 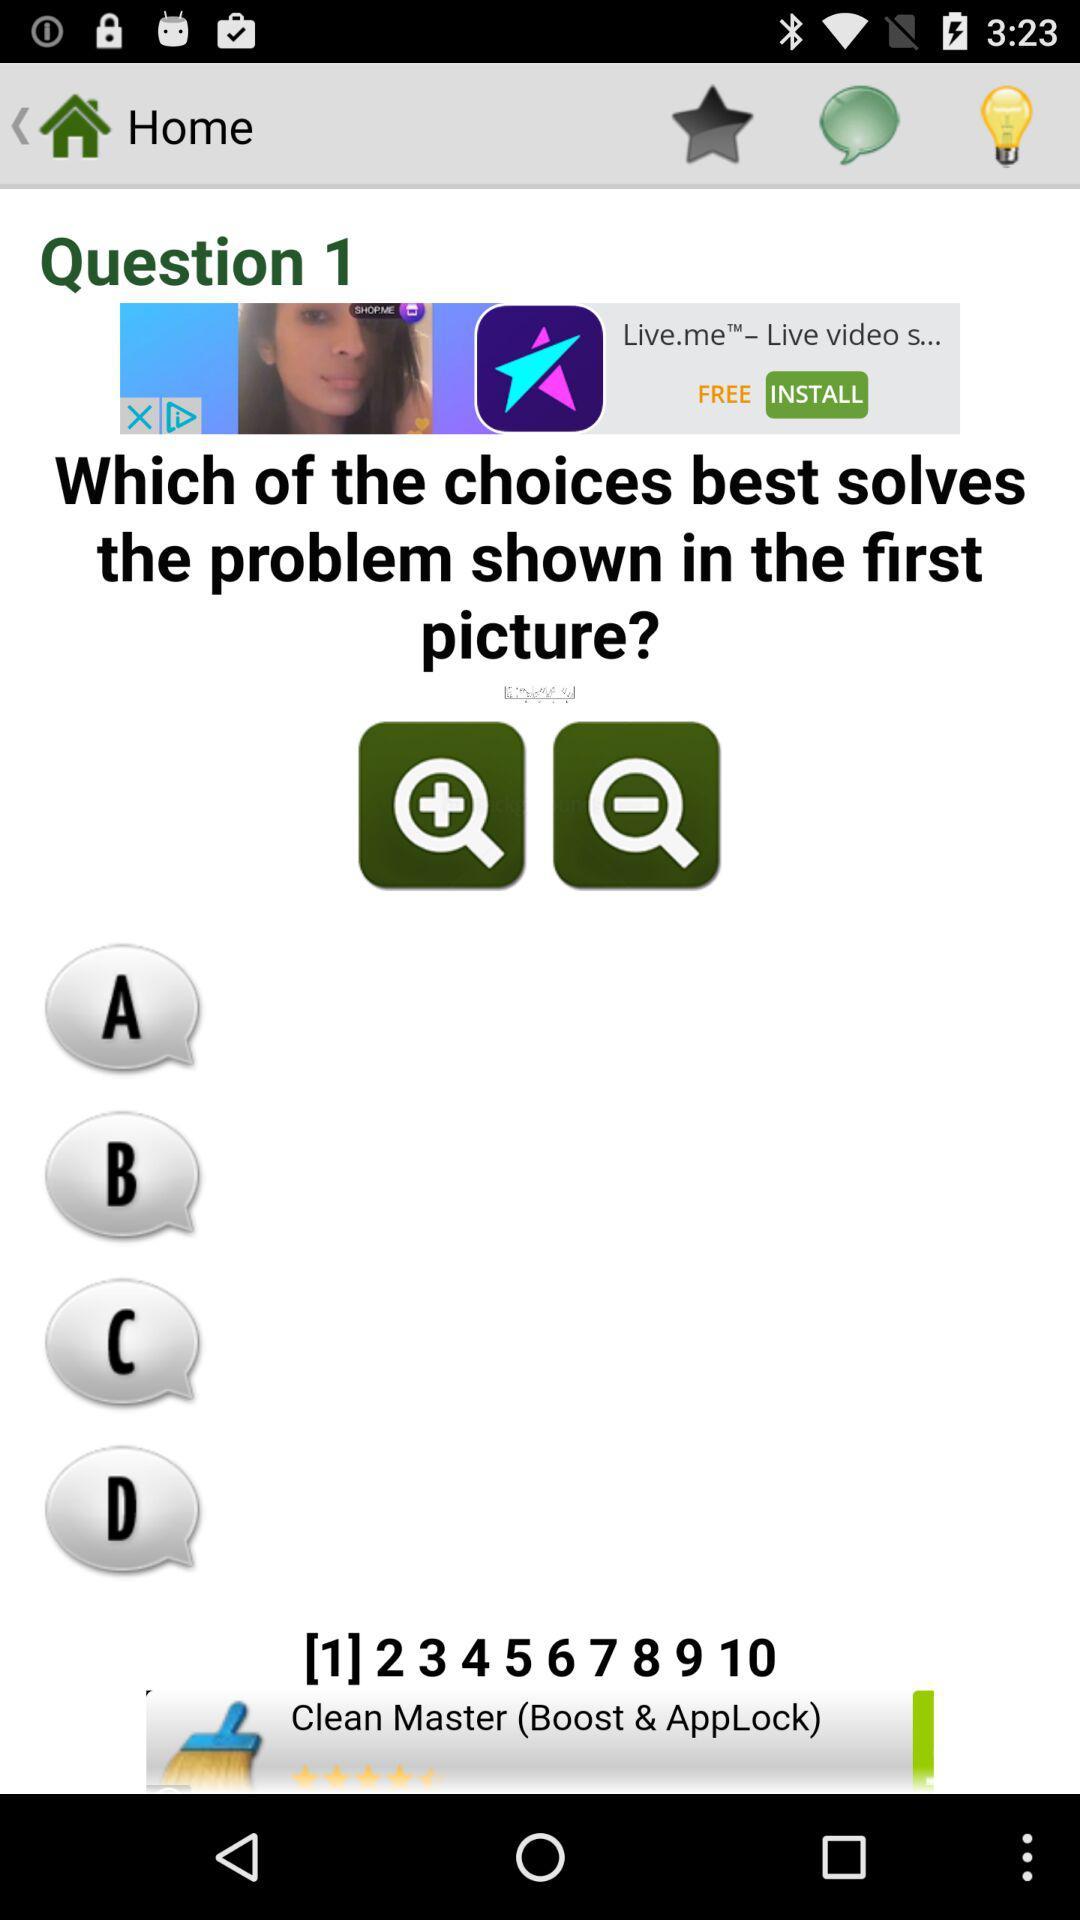 I want to click on the chat icon below the first chat icon on the web page, so click(x=123, y=1176).